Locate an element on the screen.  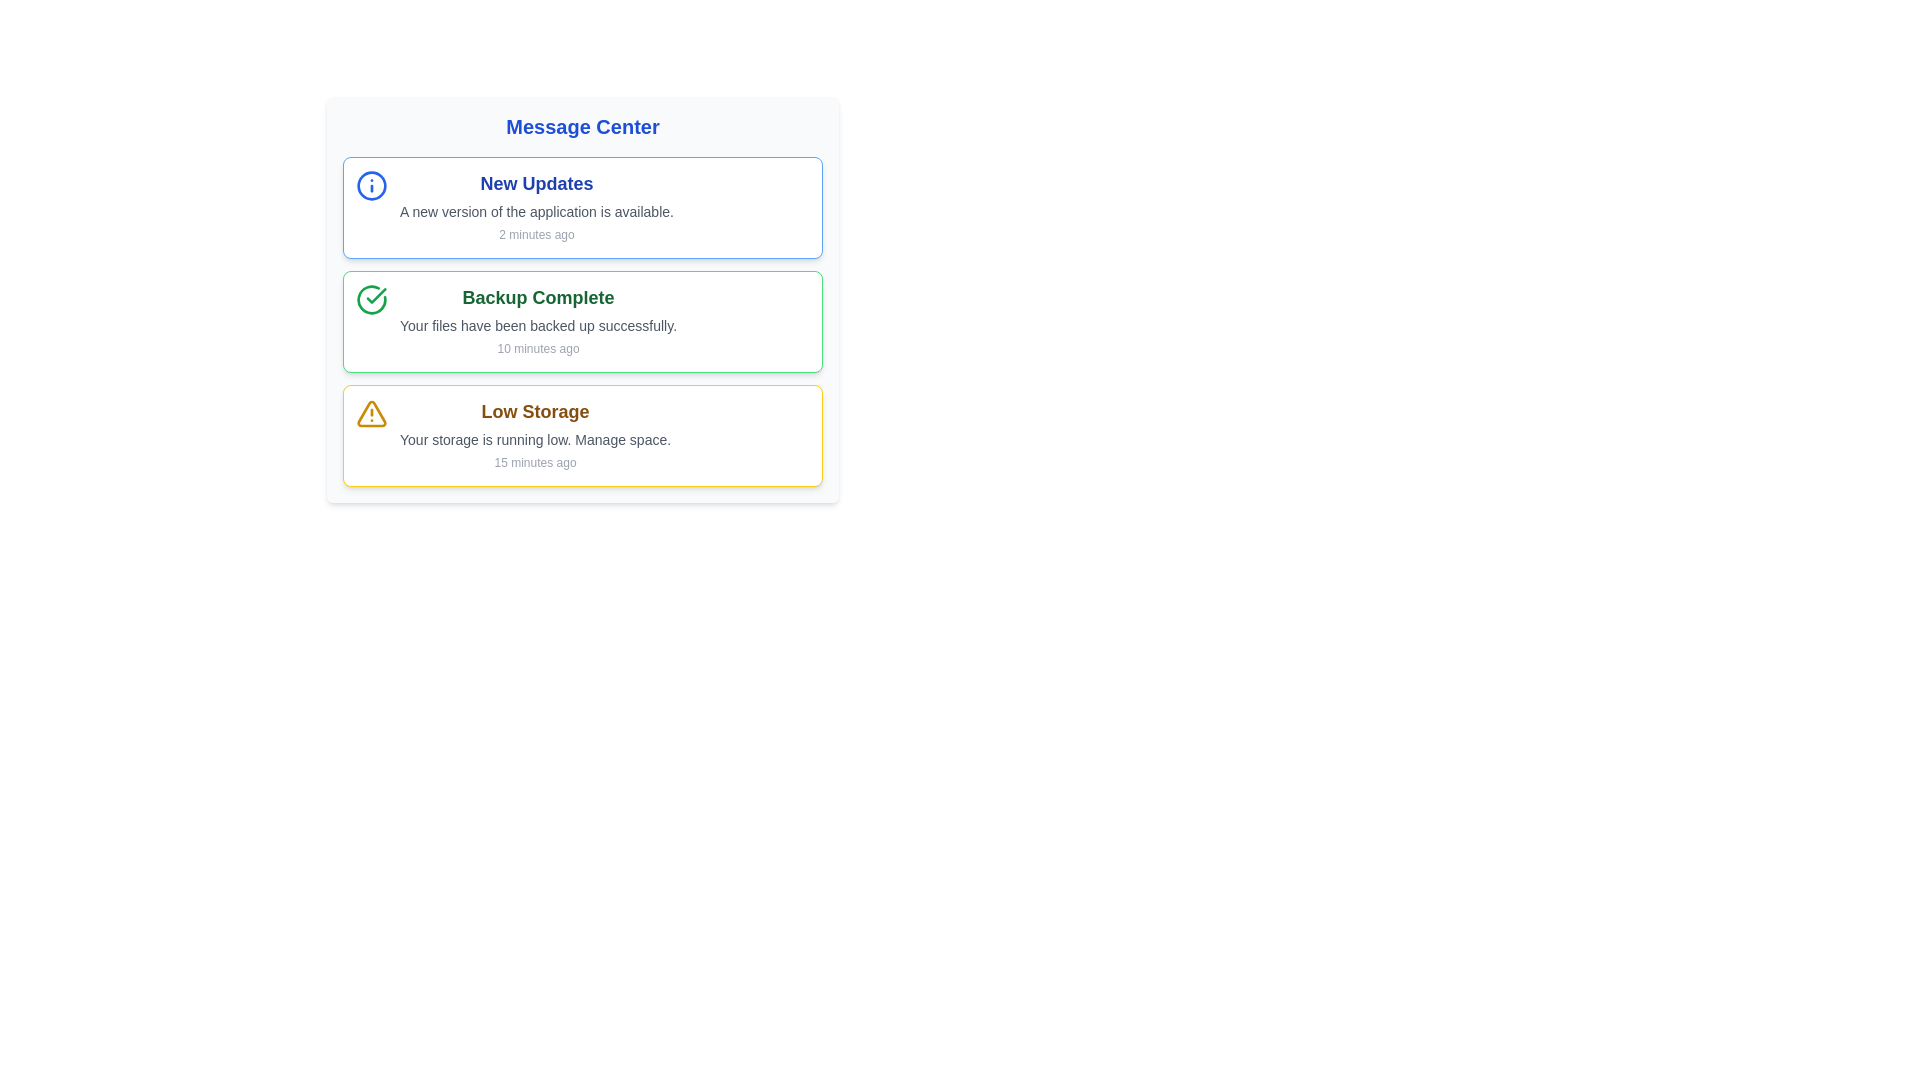
static text message that indicates the storage status, which states 'Your storage is running low. Manage space.' is located at coordinates (535, 438).